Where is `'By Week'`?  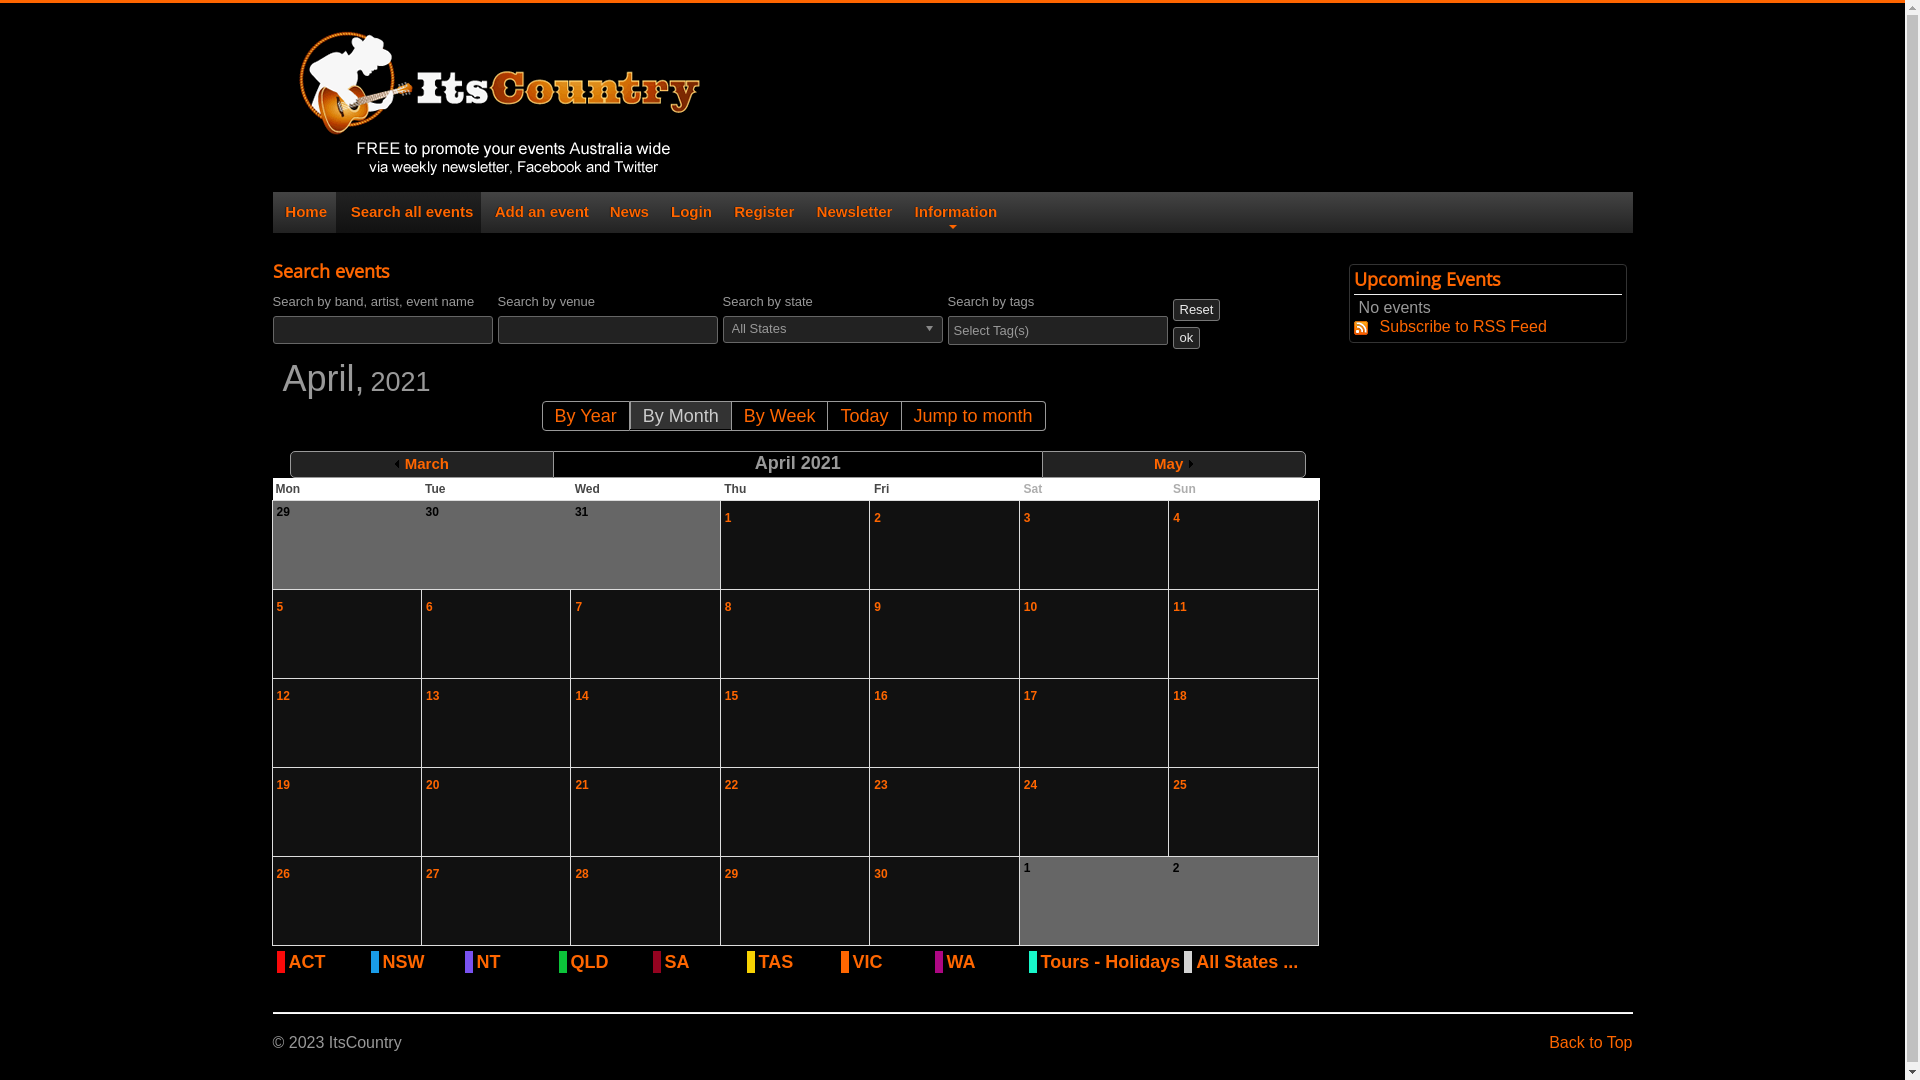
'By Week' is located at coordinates (778, 414).